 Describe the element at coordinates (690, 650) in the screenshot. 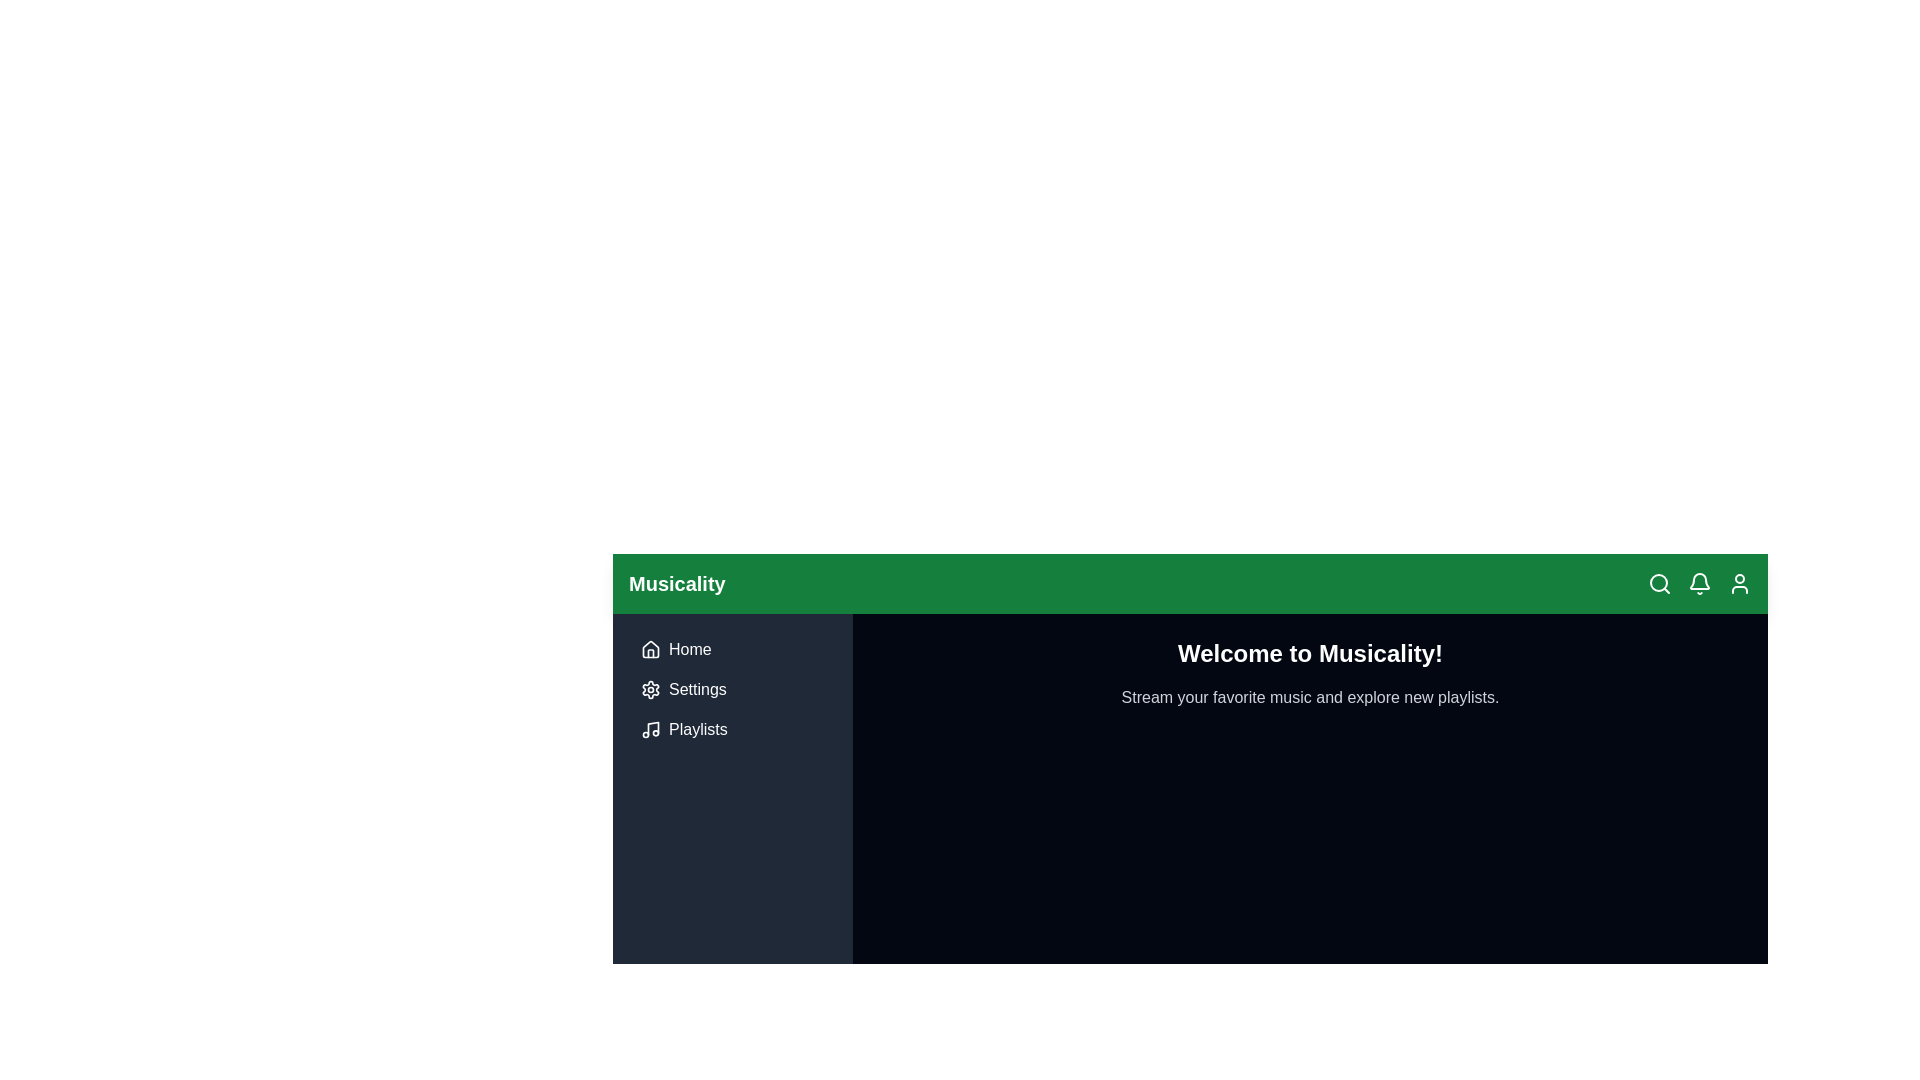

I see `the Text Label that serves as a label for the navigation link to the homepage, located in the left navigation panel directly below the green header bar` at that location.